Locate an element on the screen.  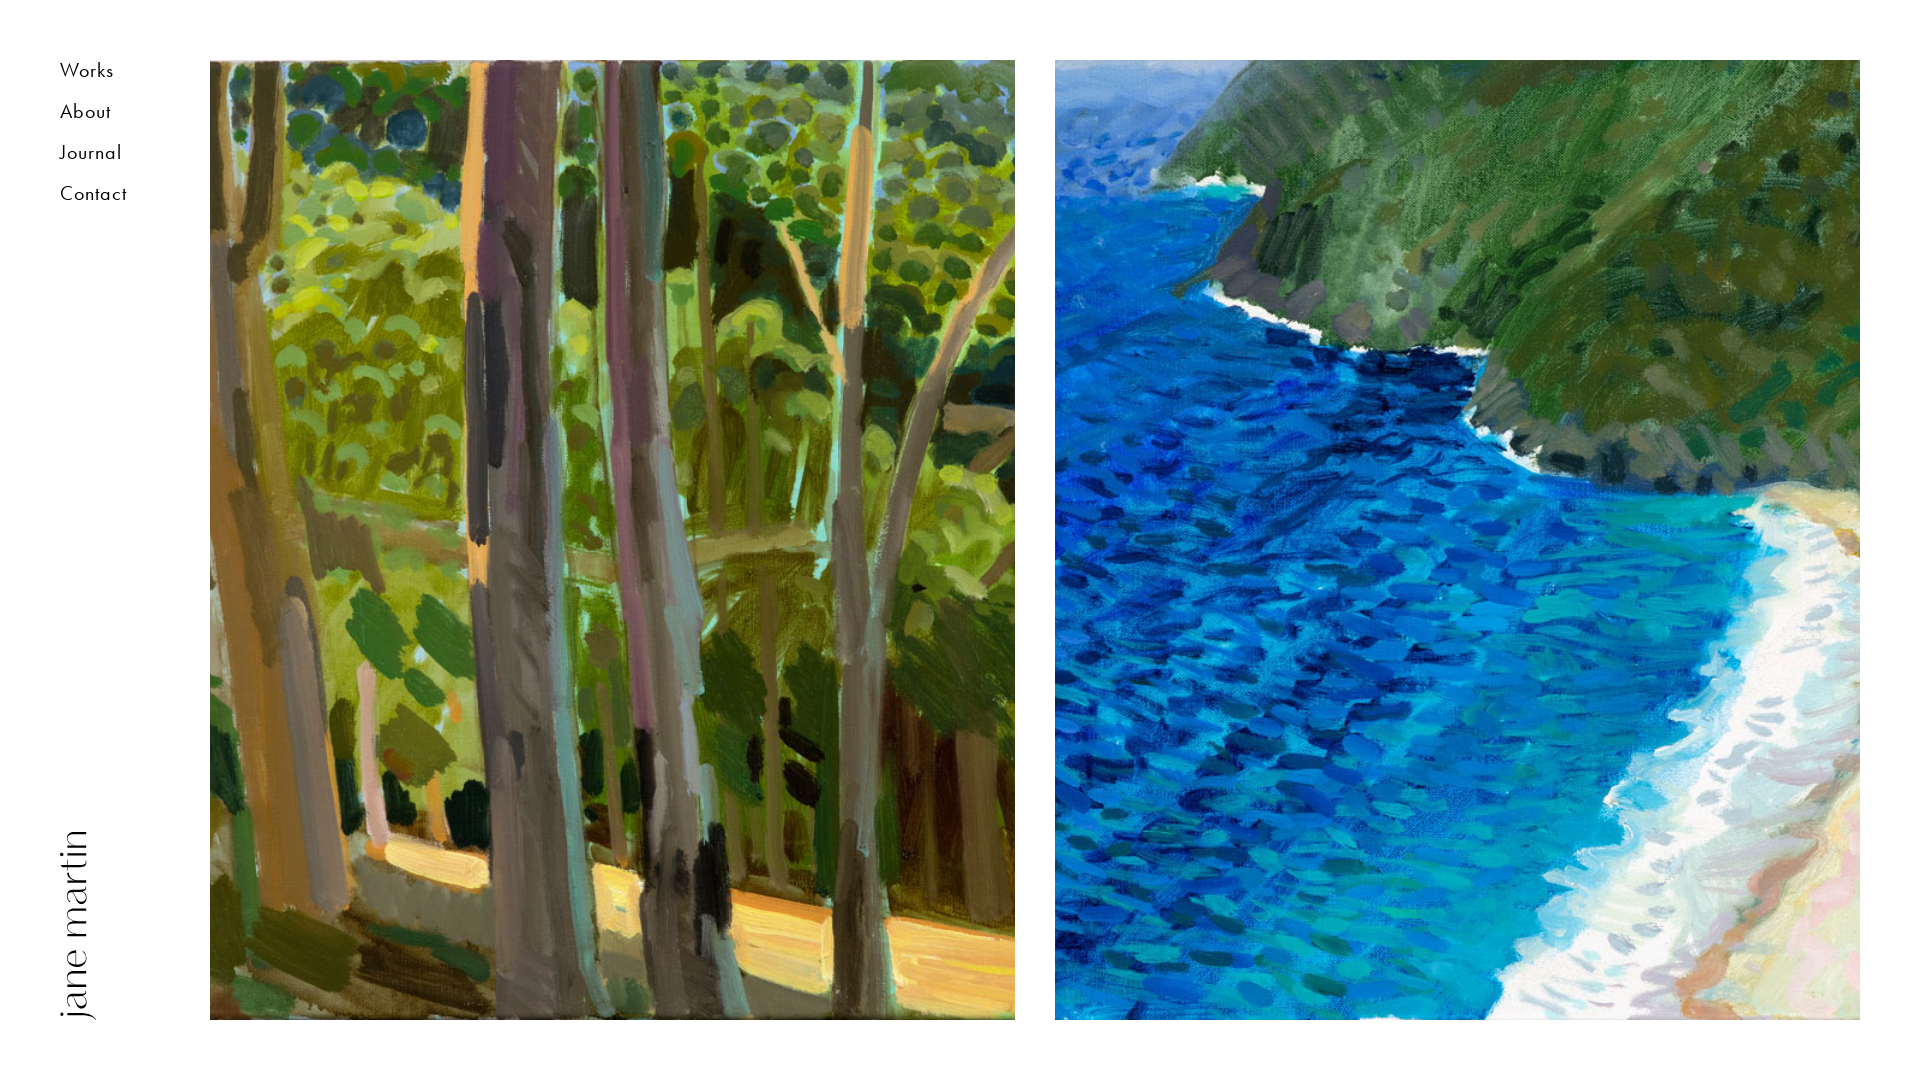
'About' is located at coordinates (59, 116).